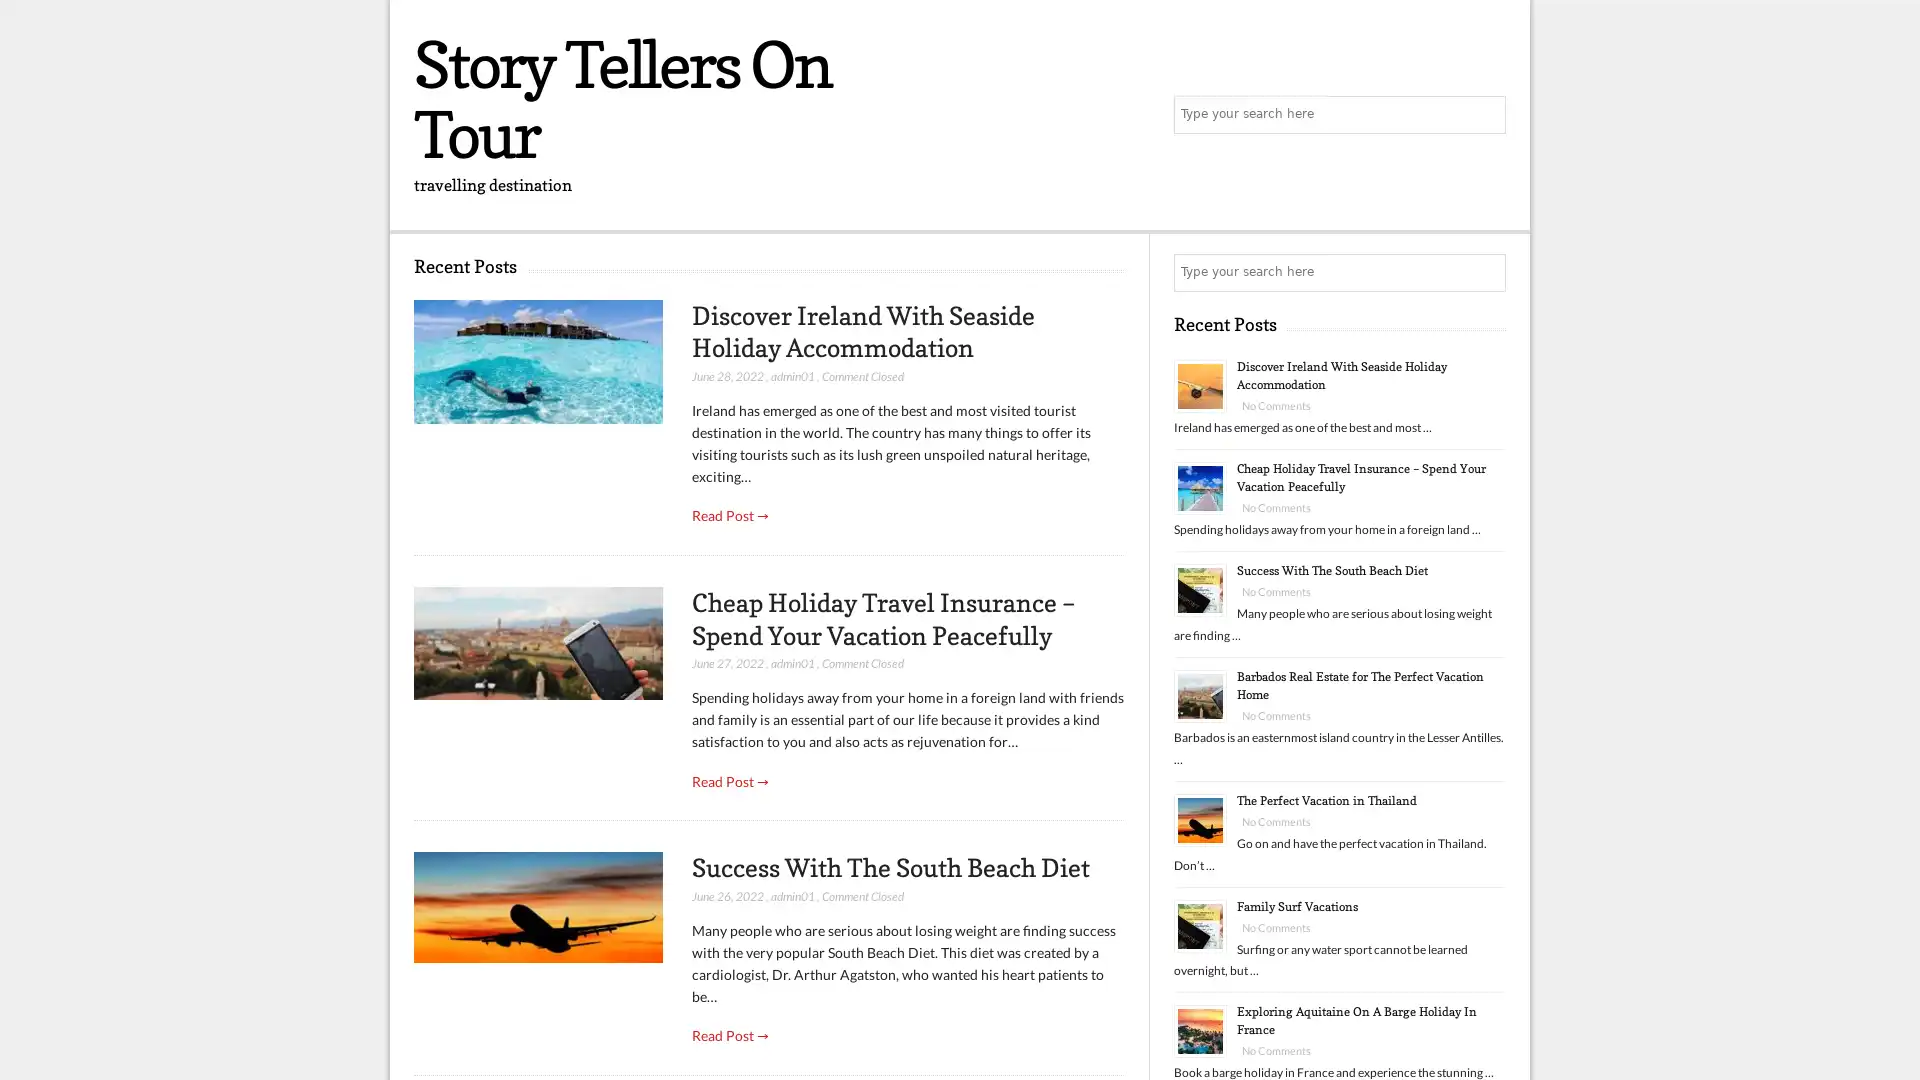 The width and height of the screenshot is (1920, 1080). Describe the element at coordinates (1485, 273) in the screenshot. I see `Search` at that location.